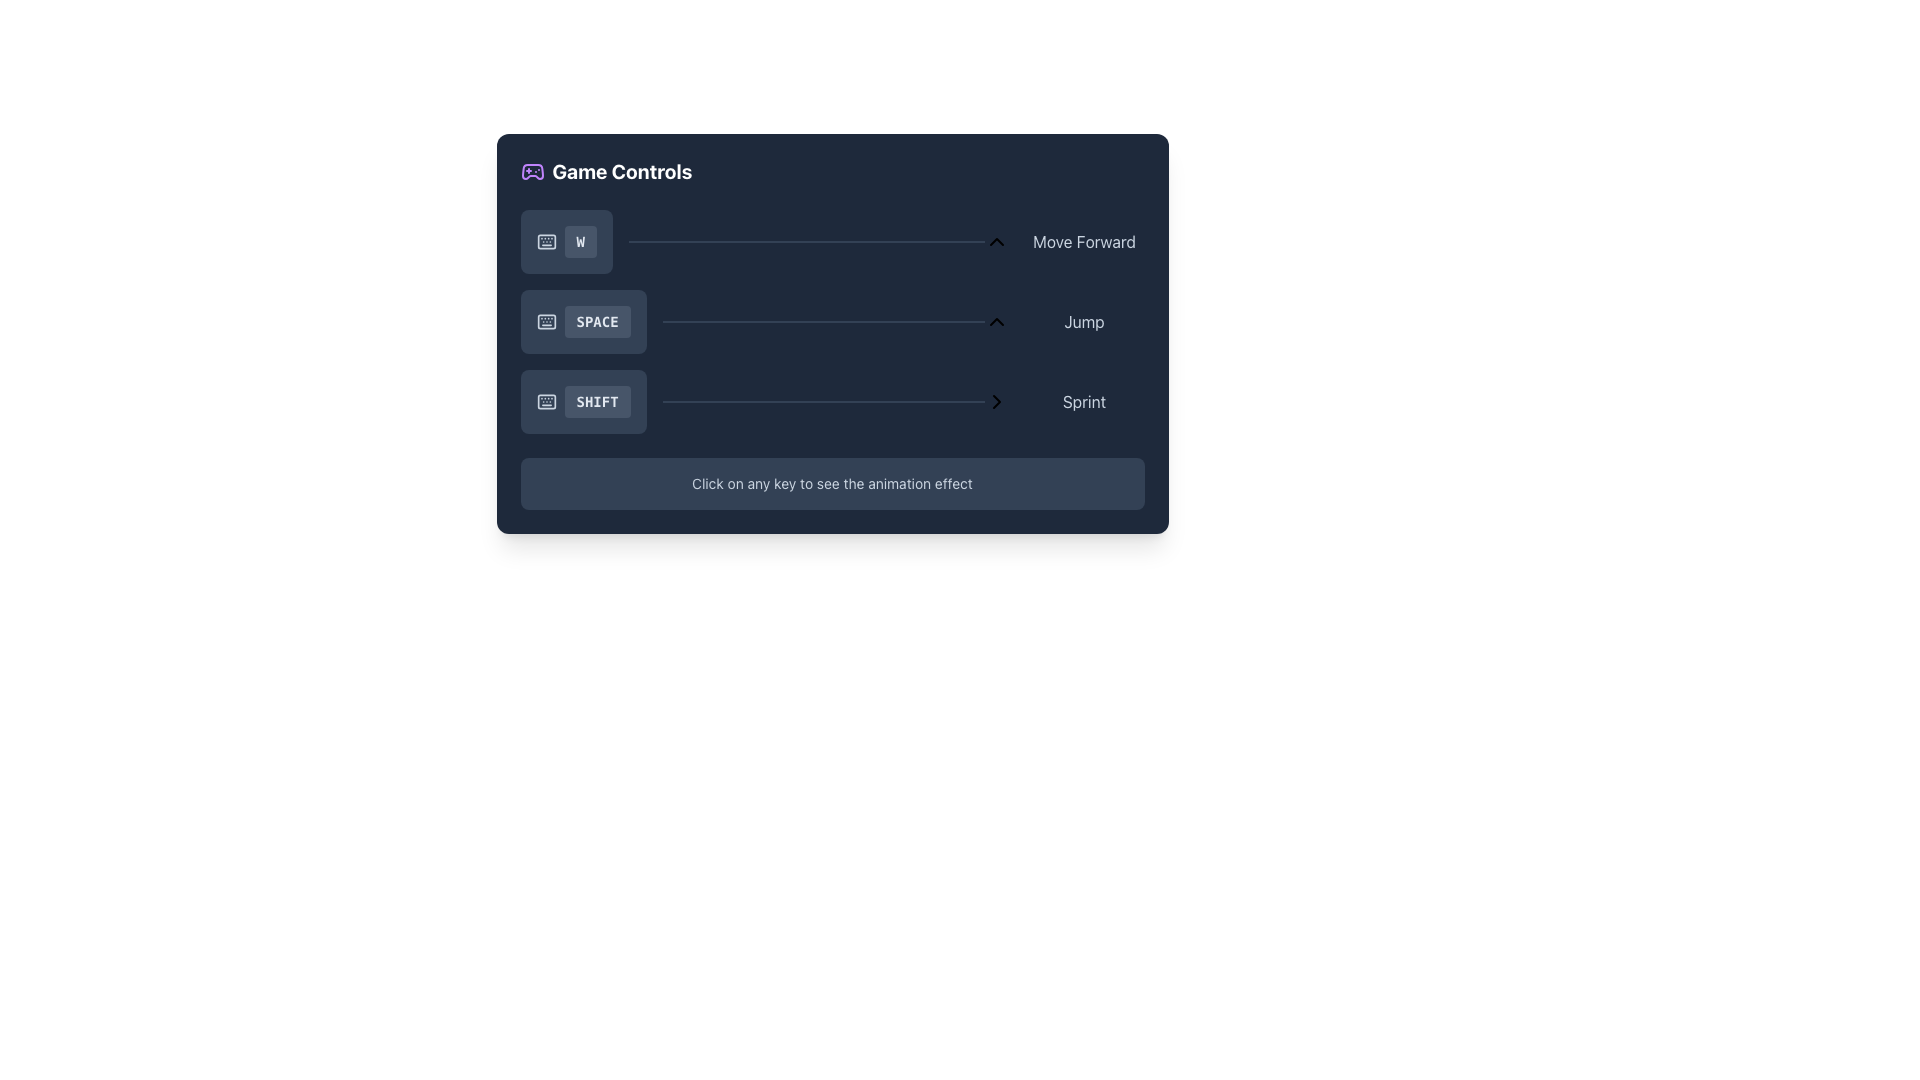 This screenshot has height=1080, width=1920. What do you see at coordinates (596, 401) in the screenshot?
I see `the 'SHIFT' button, which is a rectangular button with rounded corners and the text 'SHIFT' in uppercase, located in the bottom-most row of a column of similar buttons` at bounding box center [596, 401].